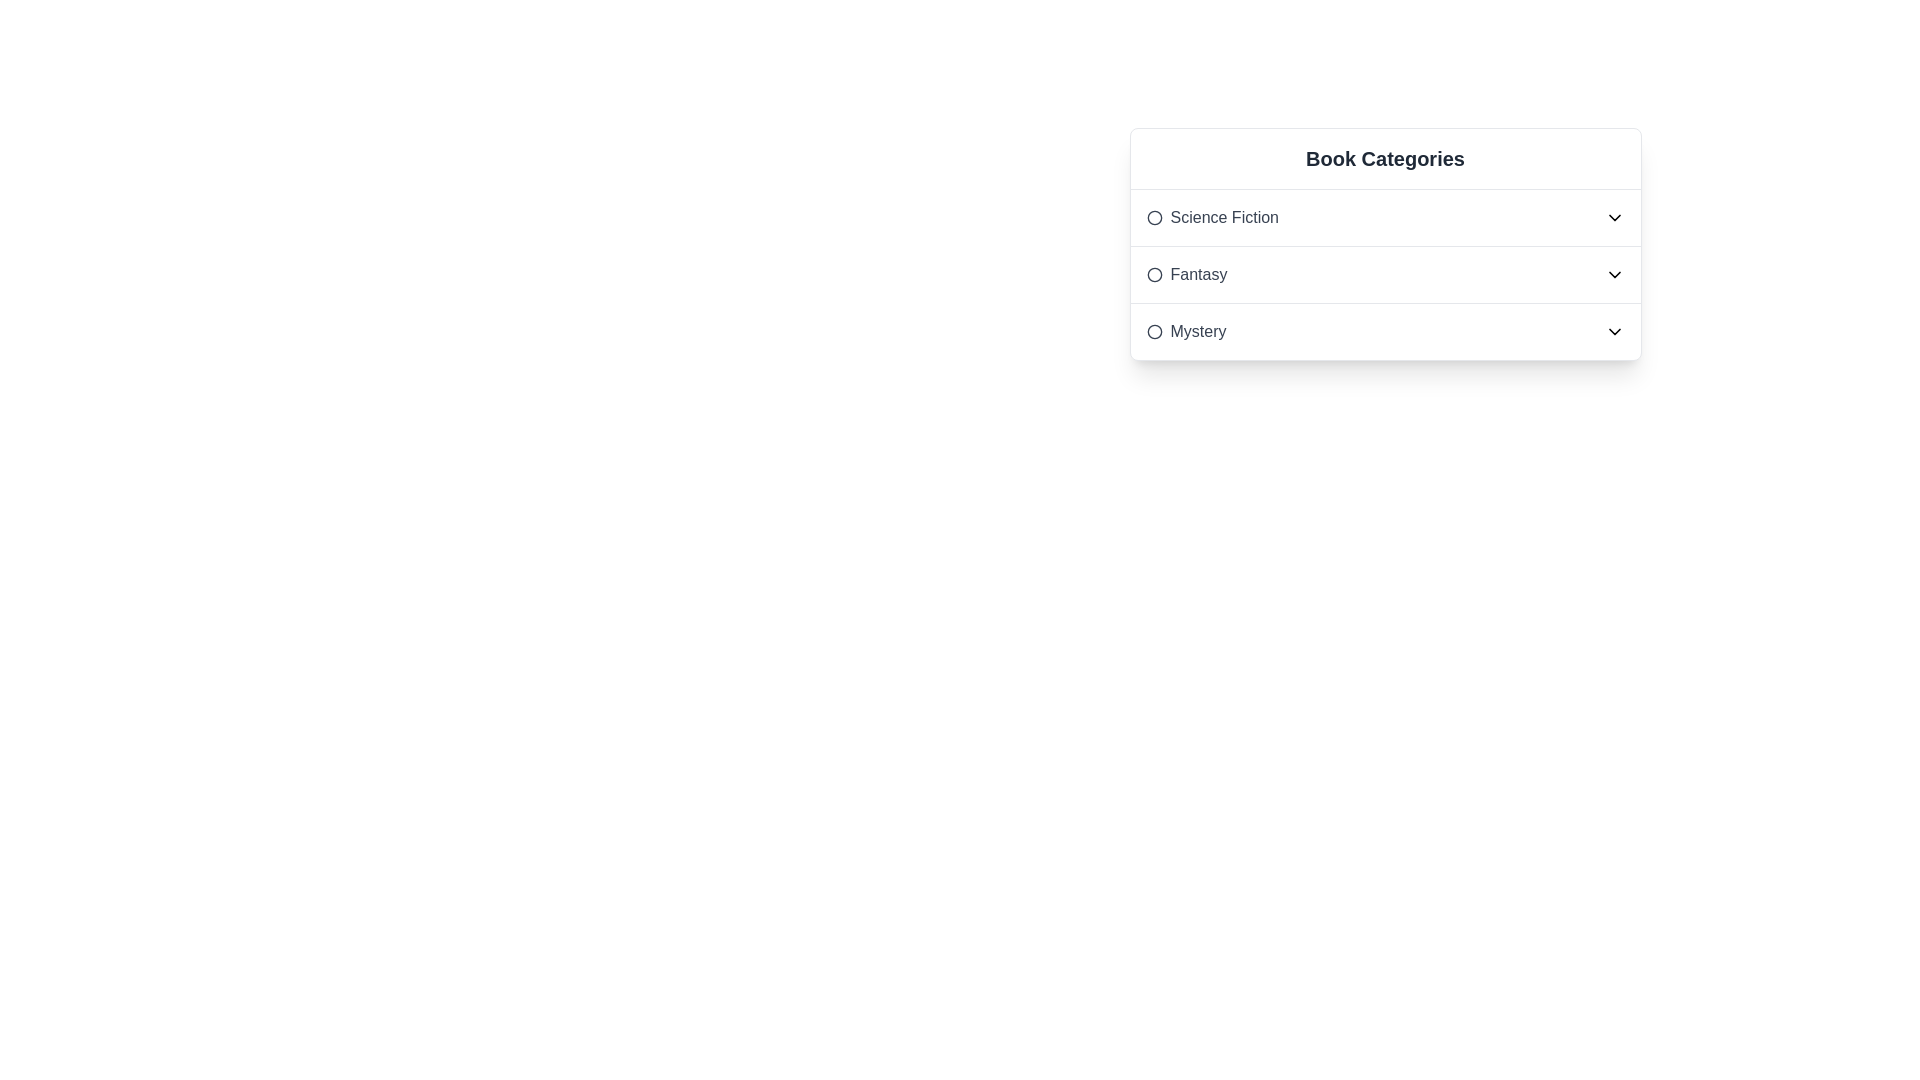 This screenshot has height=1080, width=1920. Describe the element at coordinates (1384, 275) in the screenshot. I see `the 'Fantasy' dropdown list item` at that location.